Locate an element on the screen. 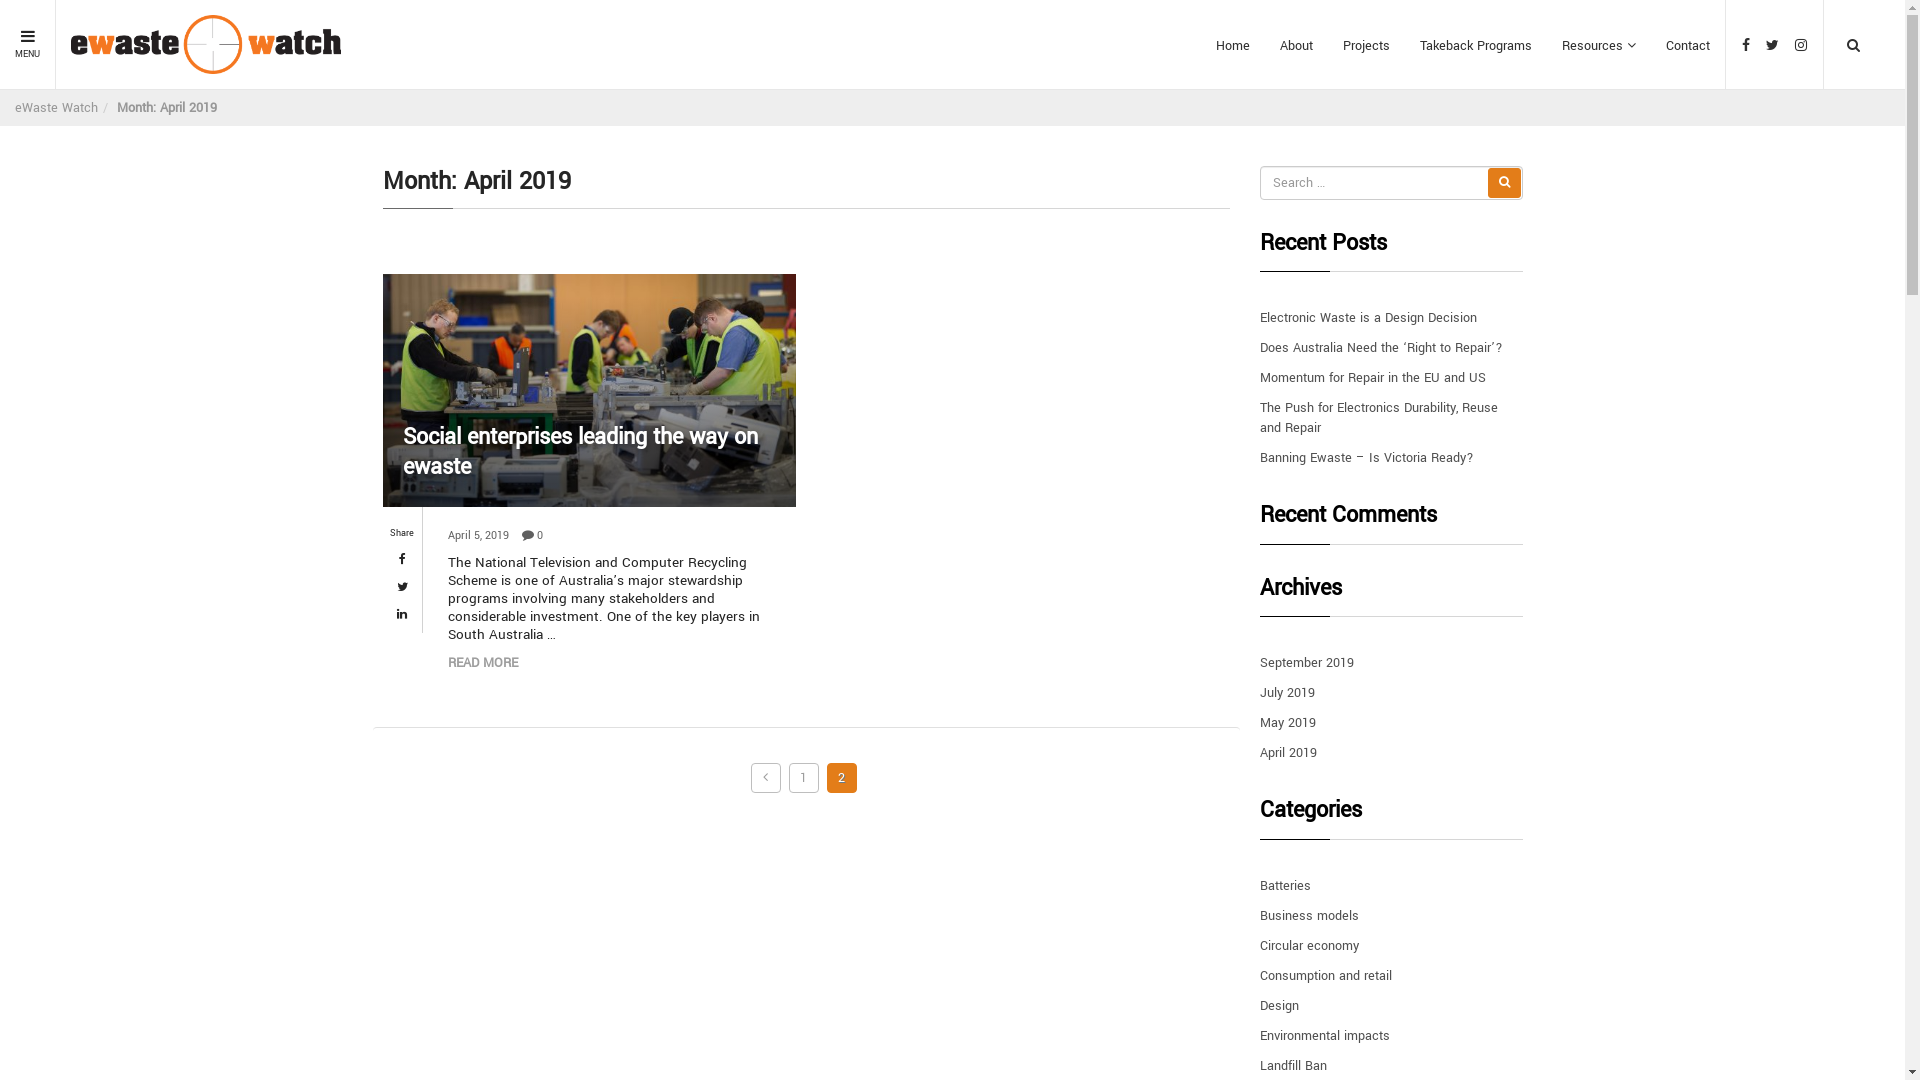 The width and height of the screenshot is (1920, 1080). 'Takeback Programs' is located at coordinates (1476, 45).